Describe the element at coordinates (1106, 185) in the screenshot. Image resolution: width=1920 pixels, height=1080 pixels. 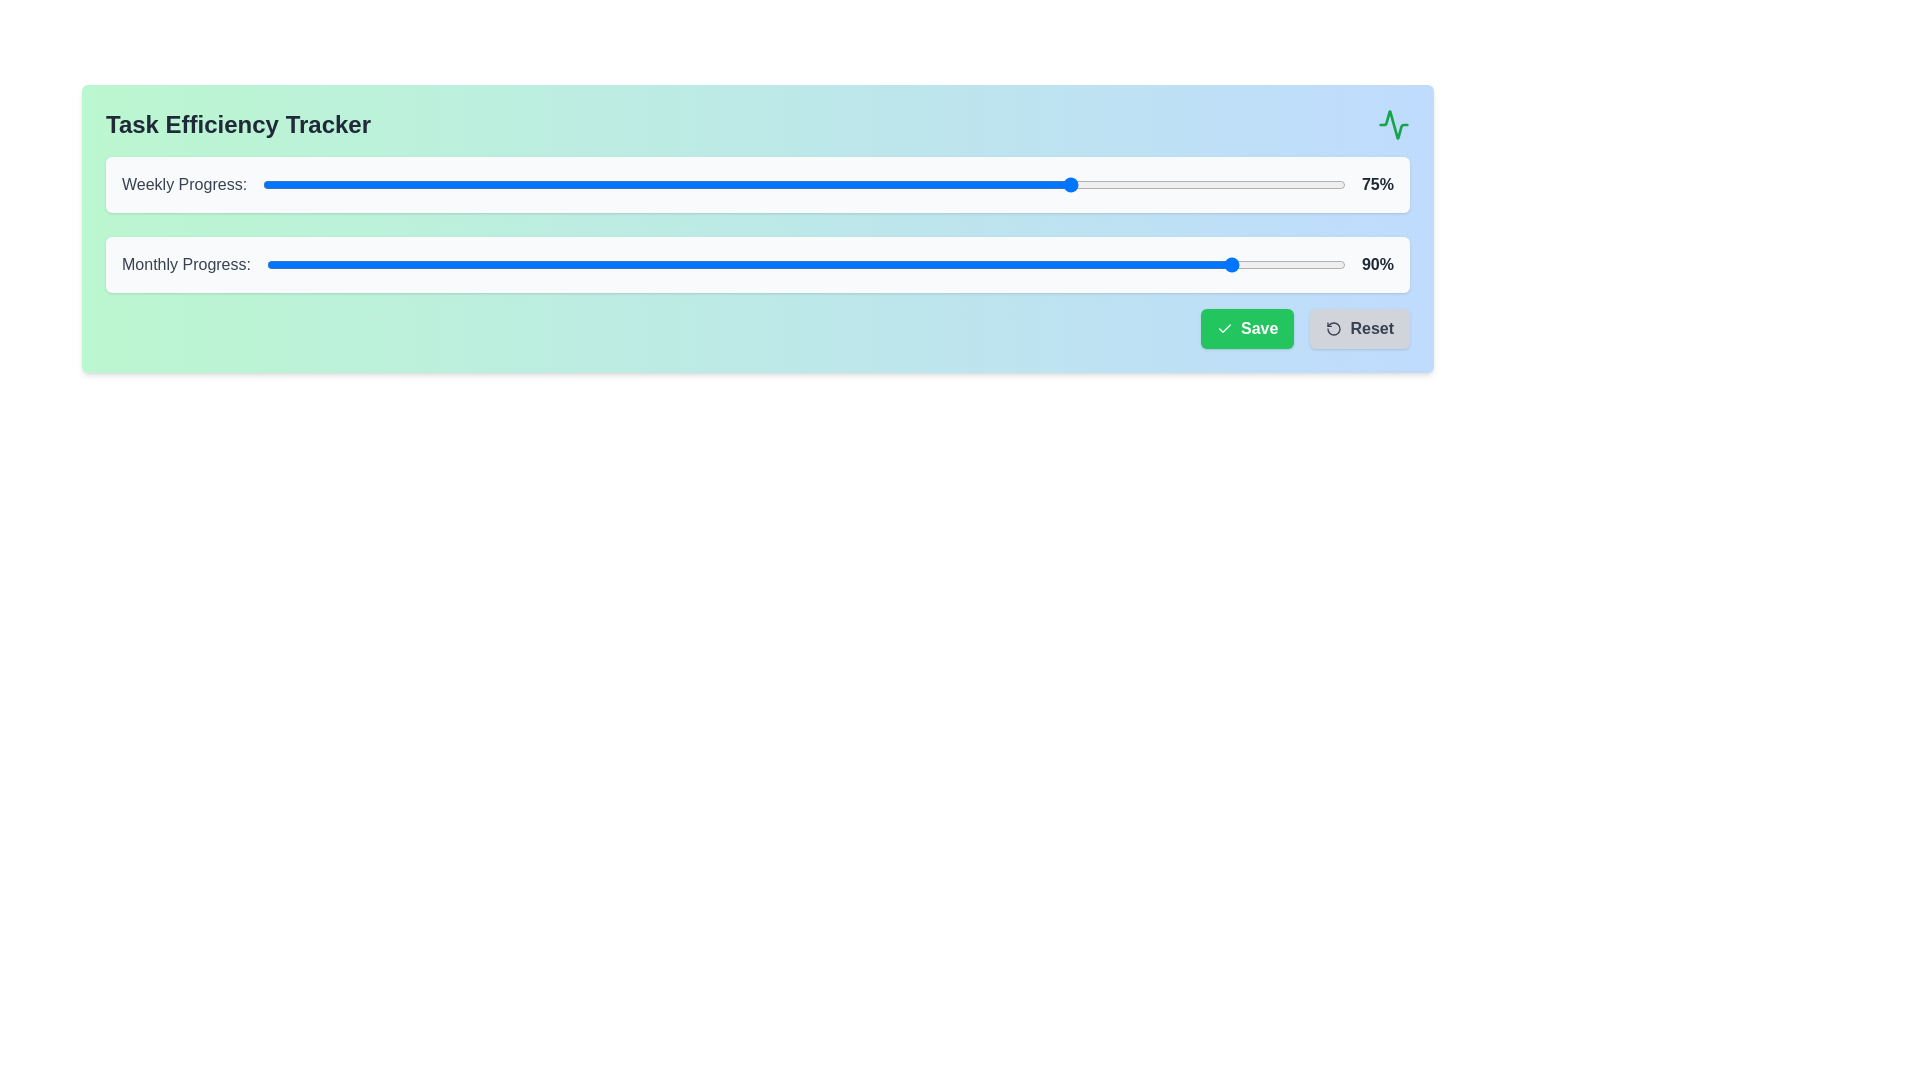
I see `the Weekly Progress slider to 78%` at that location.